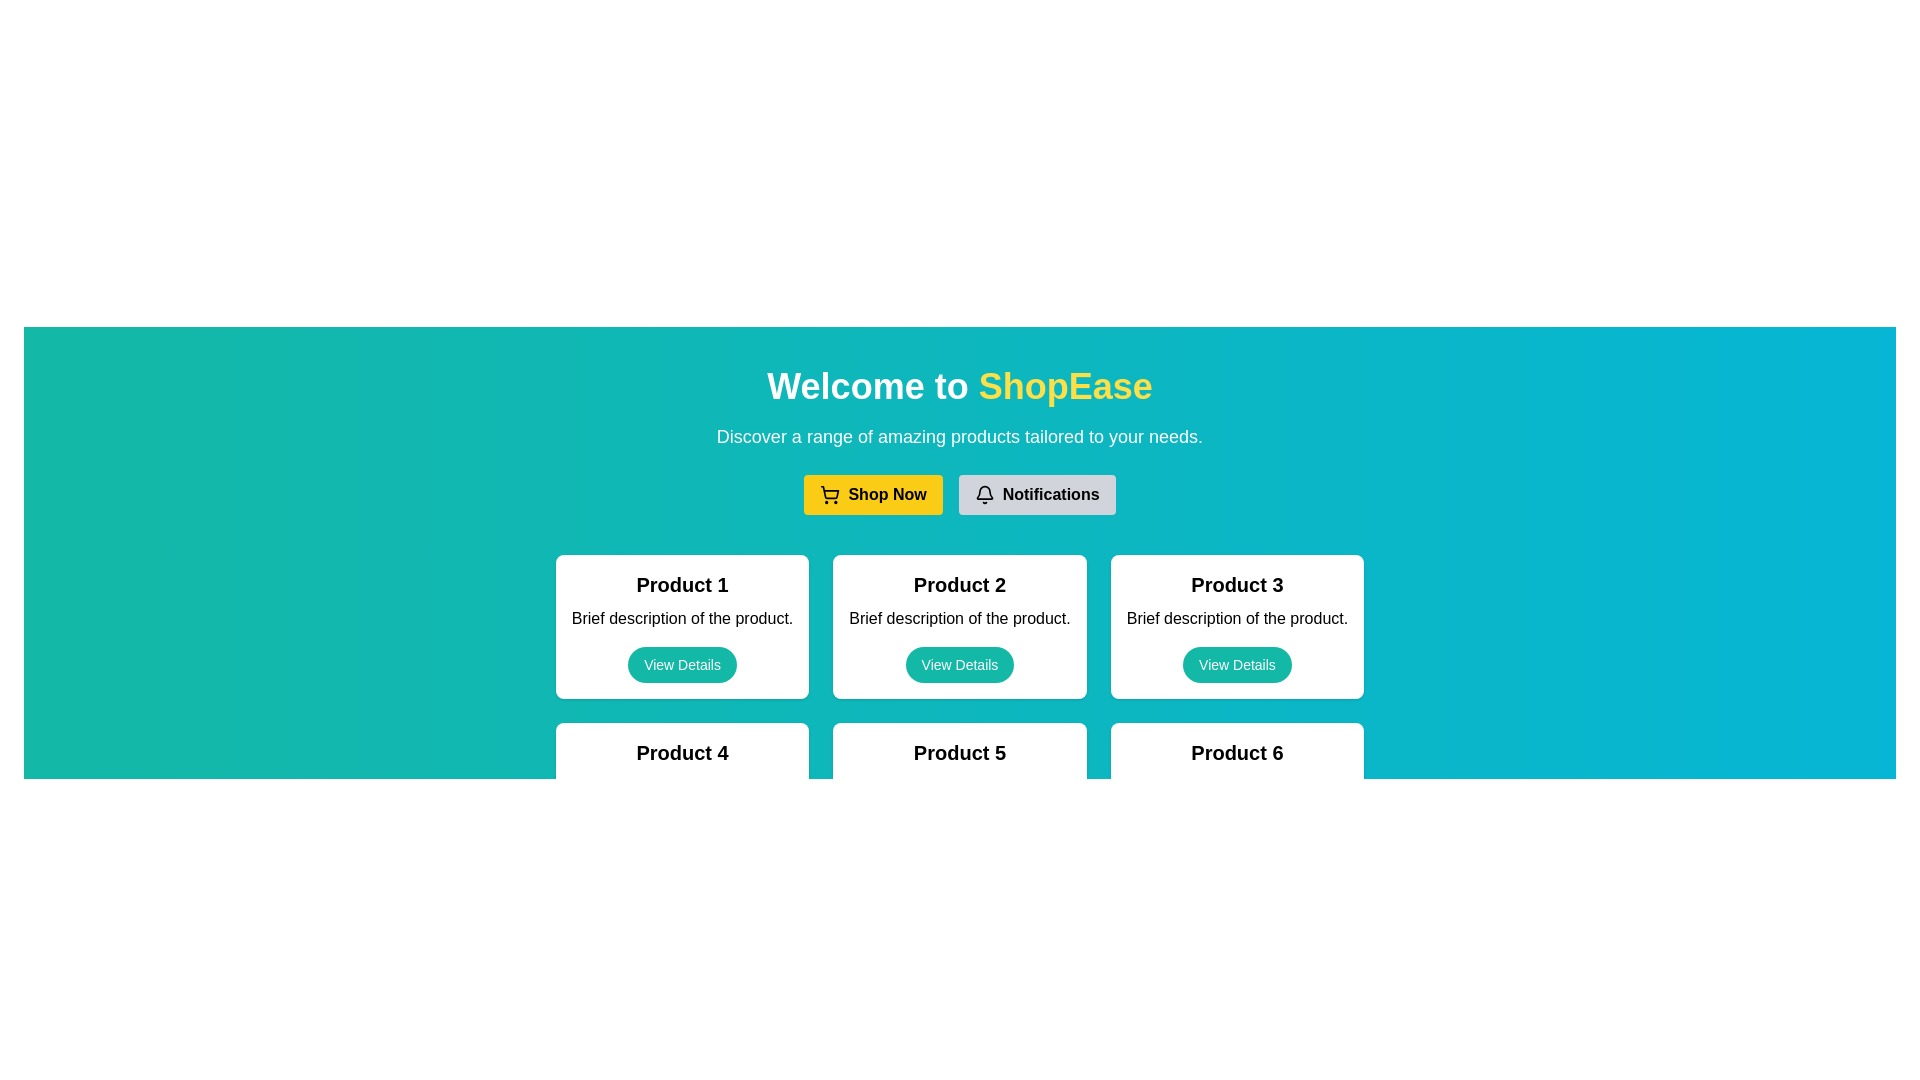 This screenshot has height=1080, width=1920. I want to click on the static text displaying 'Brief description of the product.' located in the second product card labeled 'Product 2', positioned below the header and above the 'View Details' button, so click(960, 617).